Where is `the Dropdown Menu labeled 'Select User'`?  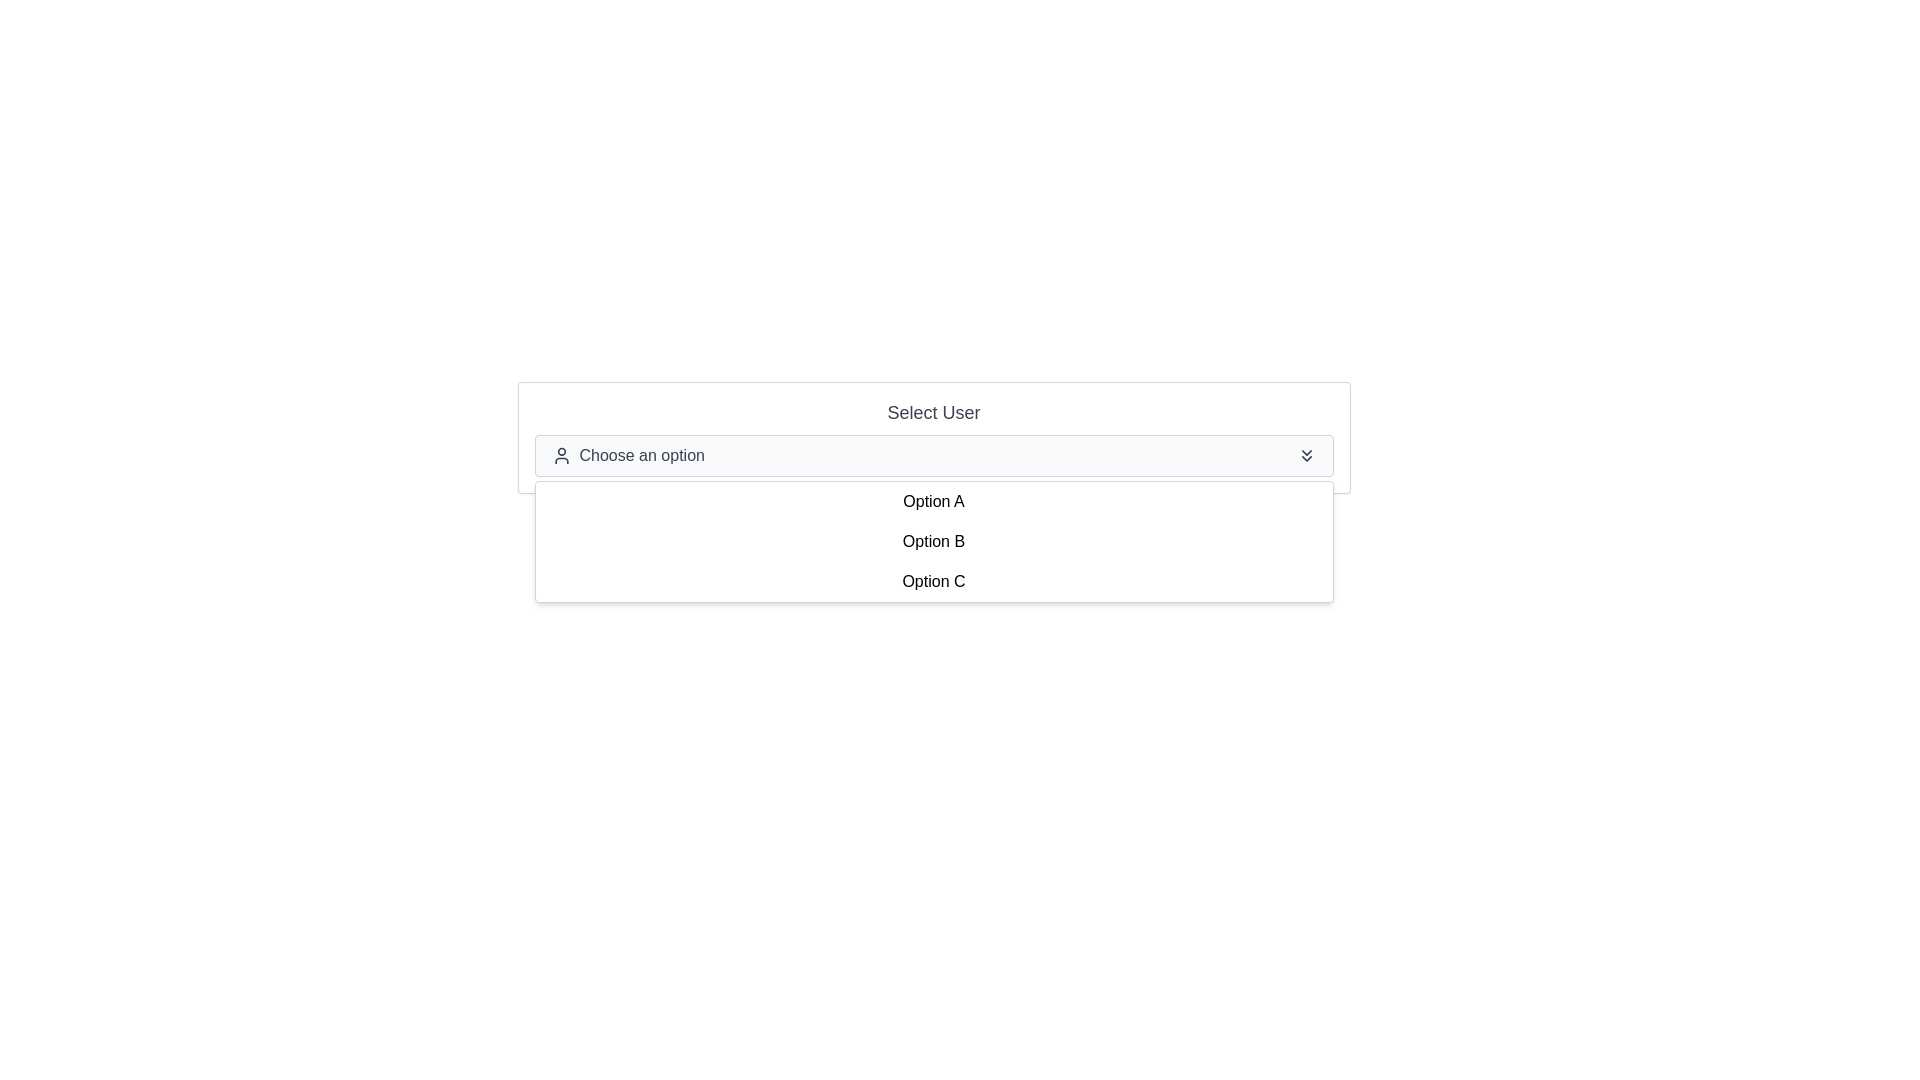 the Dropdown Menu labeled 'Select User' is located at coordinates (933, 437).